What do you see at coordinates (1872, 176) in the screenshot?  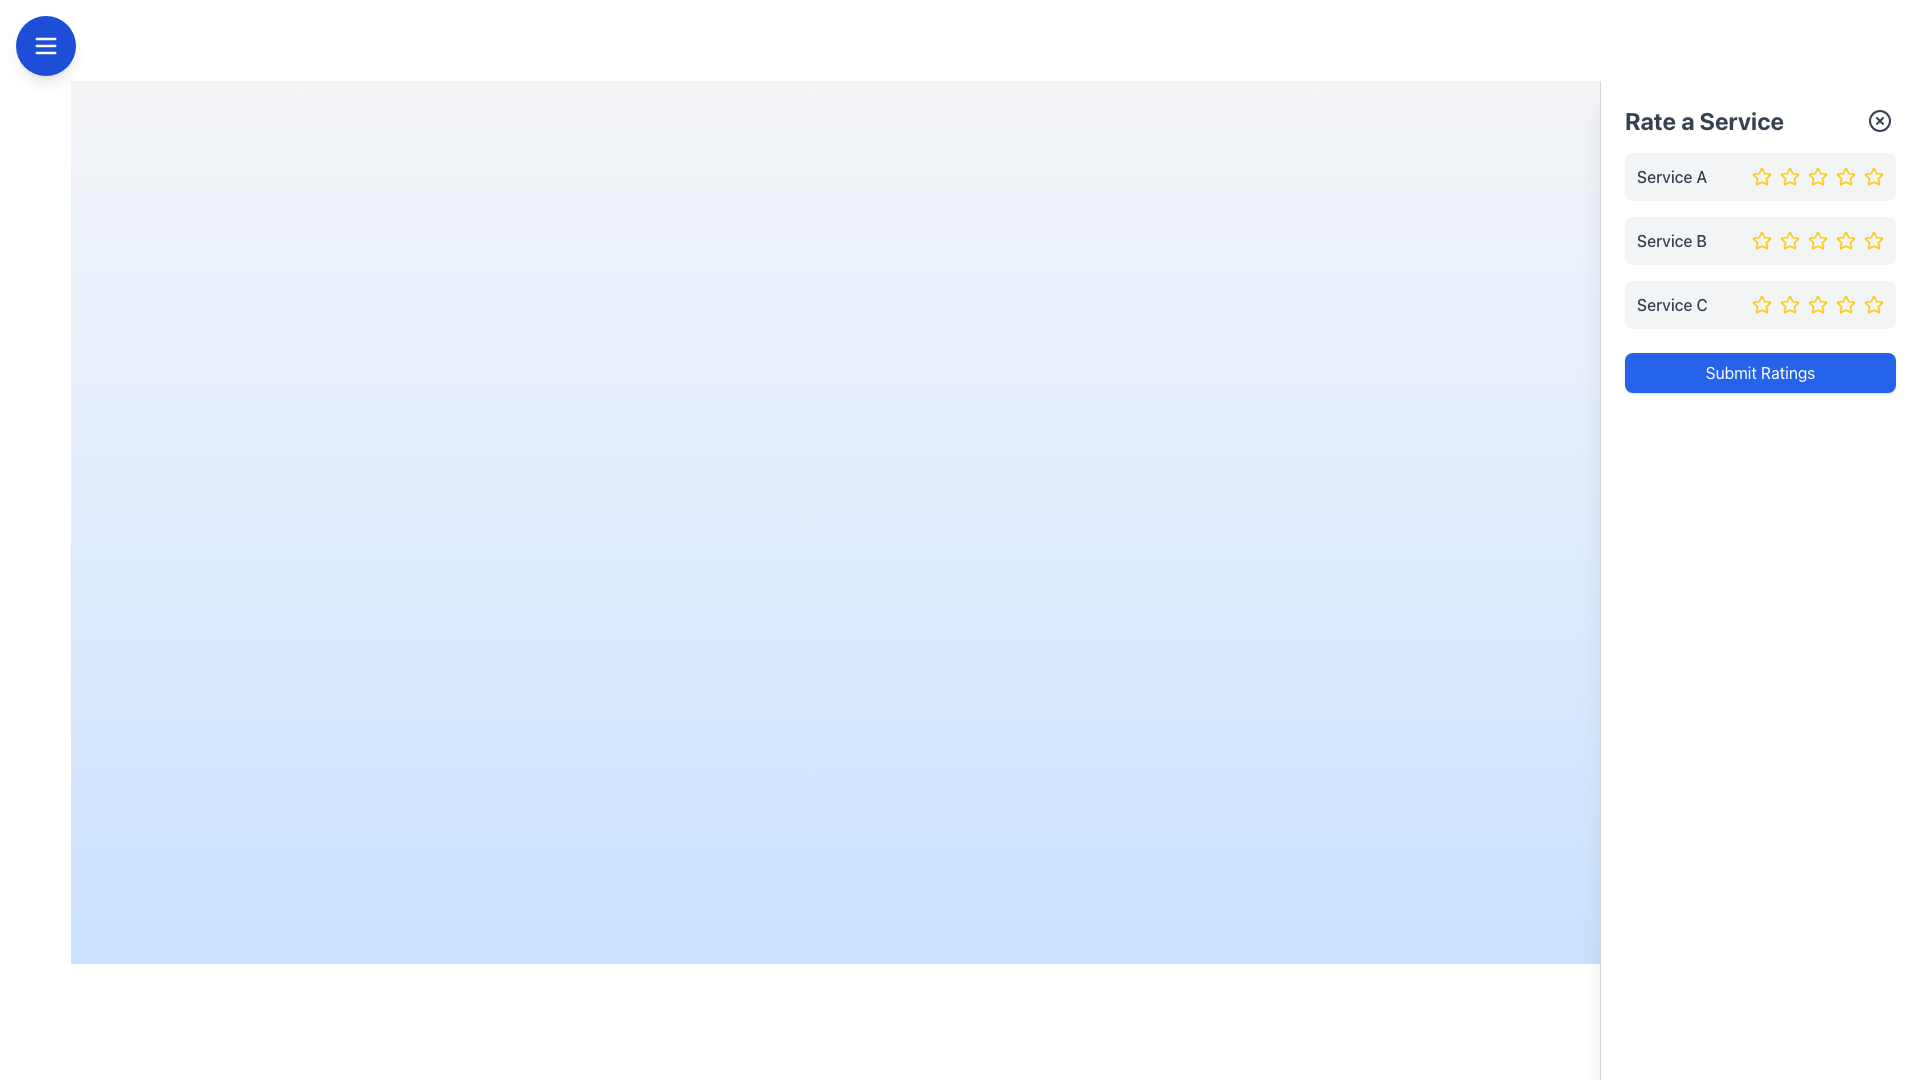 I see `the fifth star icon outlined with a yellow stroke and hollow interior in the rating row labeled 'Service A'` at bounding box center [1872, 176].